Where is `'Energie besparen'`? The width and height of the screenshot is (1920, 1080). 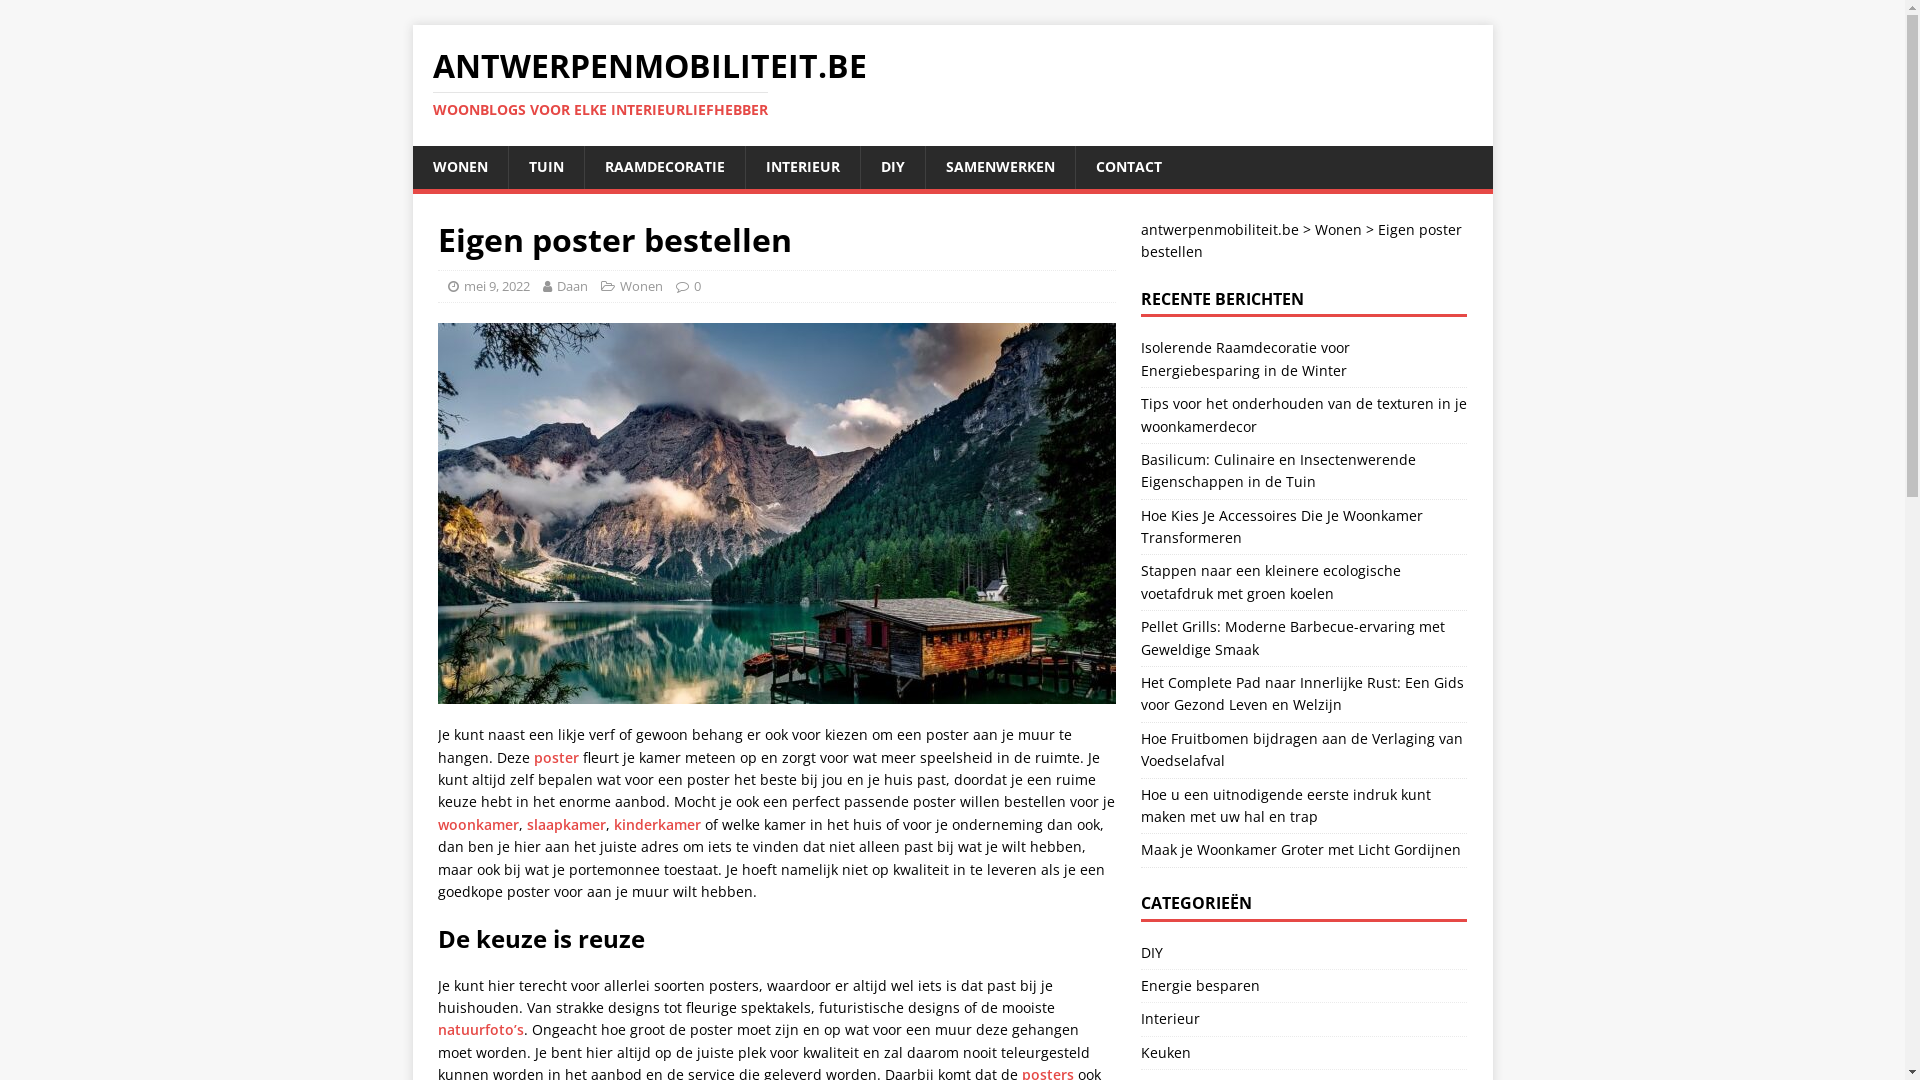 'Energie besparen' is located at coordinates (1141, 985).